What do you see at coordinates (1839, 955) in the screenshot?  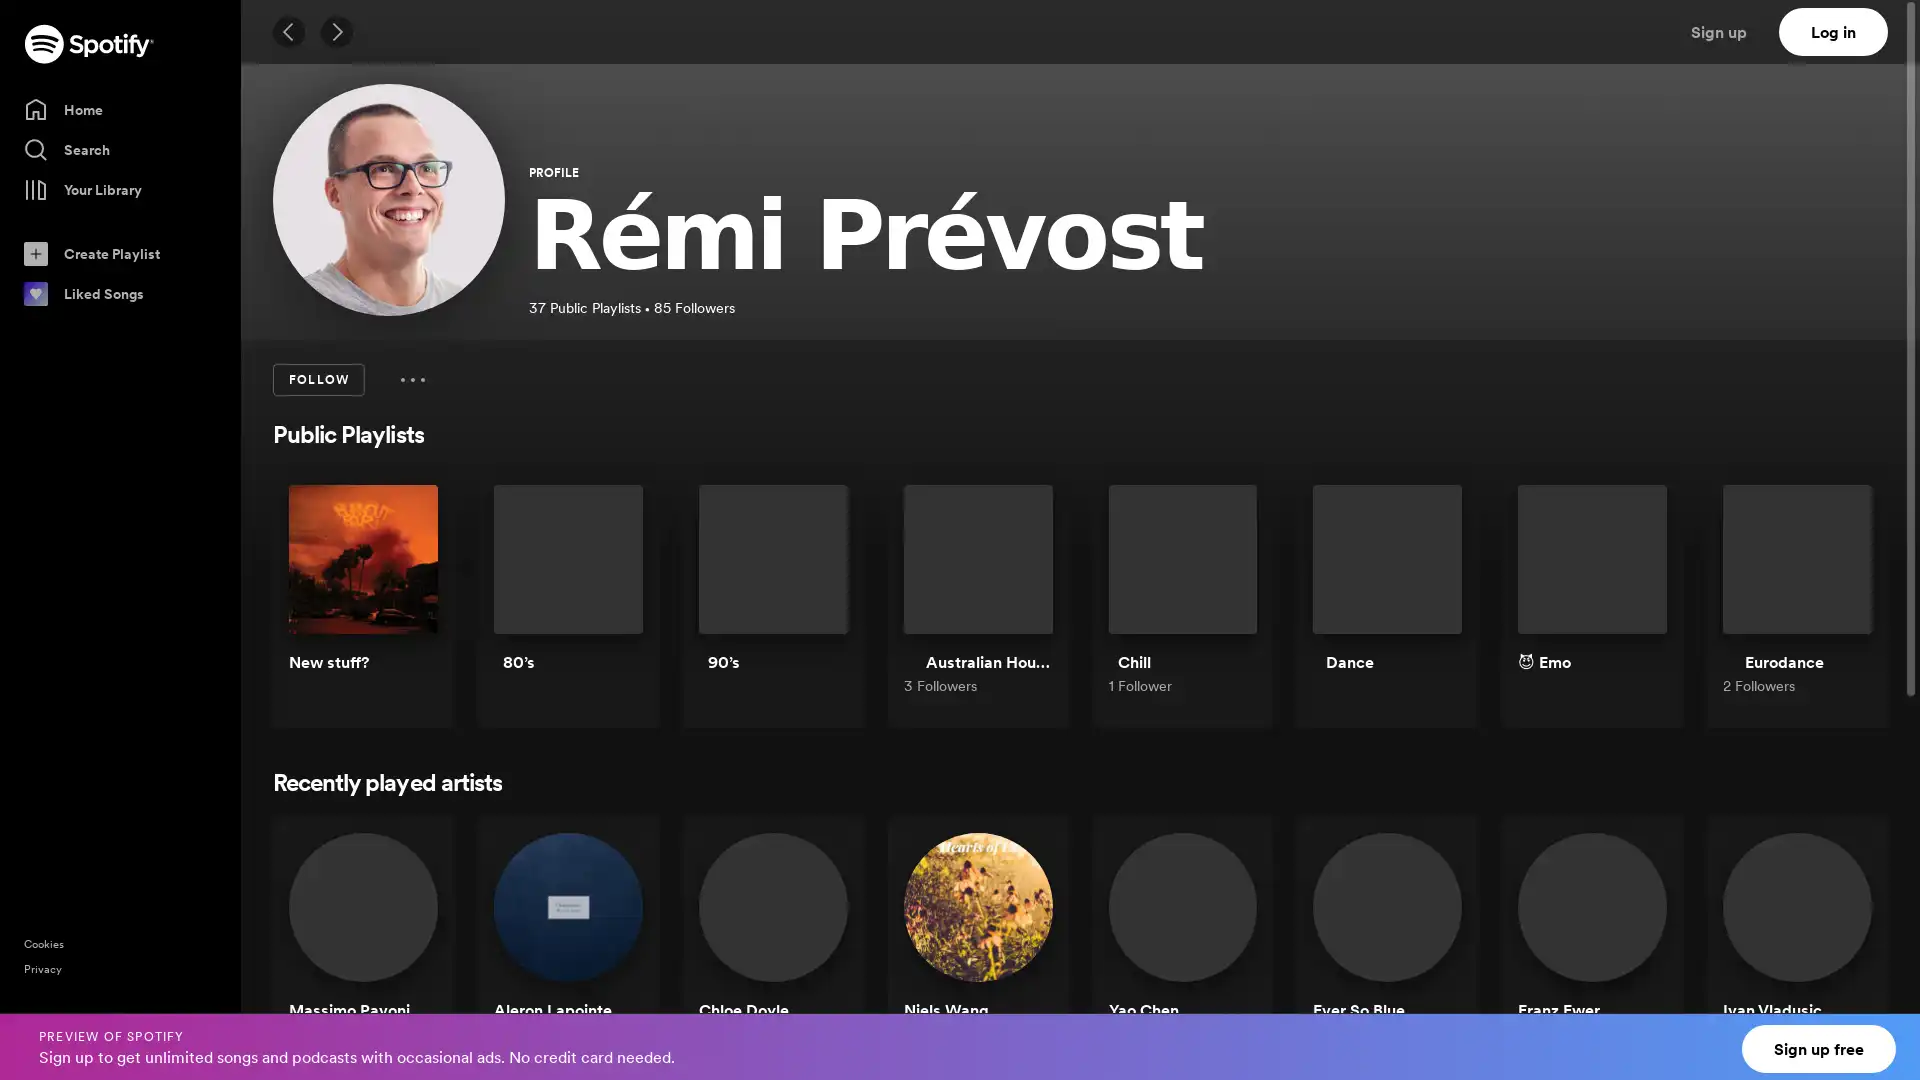 I see `Play Ivan Vladusic` at bounding box center [1839, 955].